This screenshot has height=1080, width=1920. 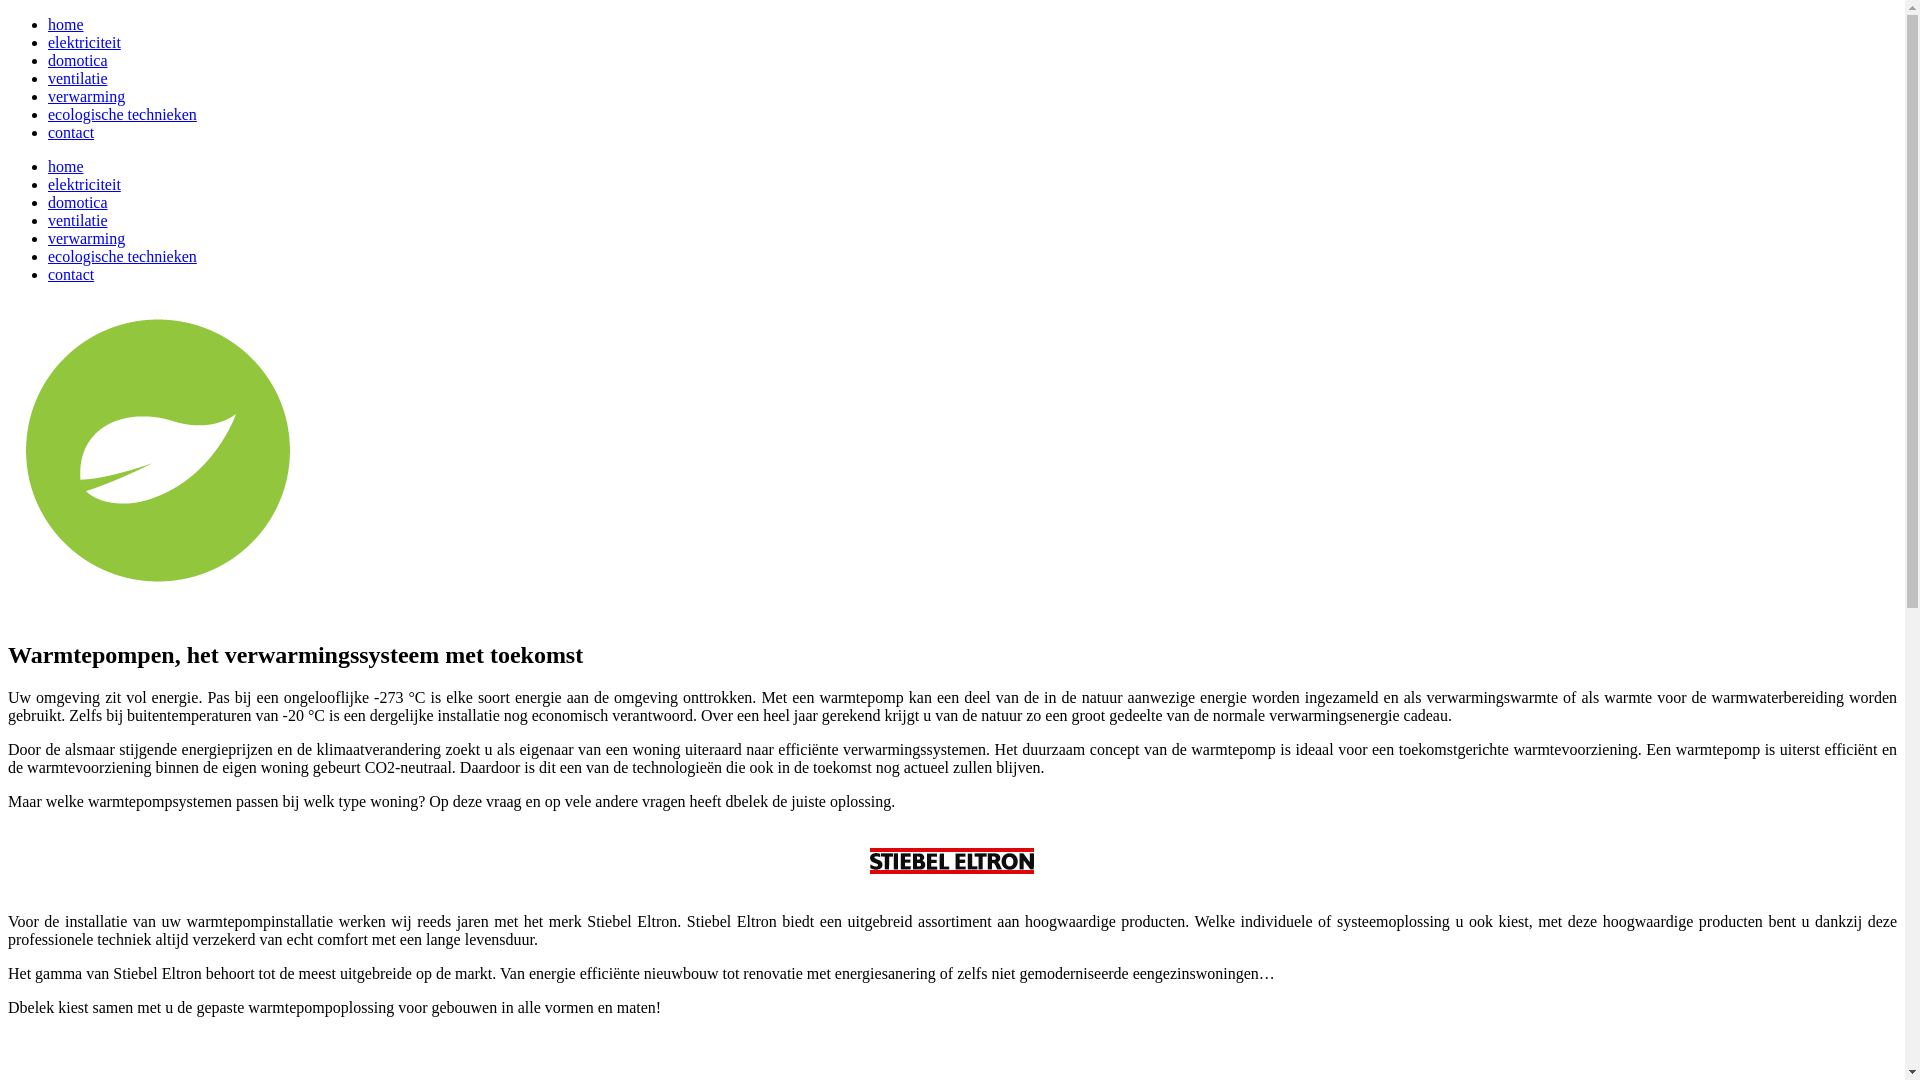 What do you see at coordinates (121, 114) in the screenshot?
I see `'ecologische technieken'` at bounding box center [121, 114].